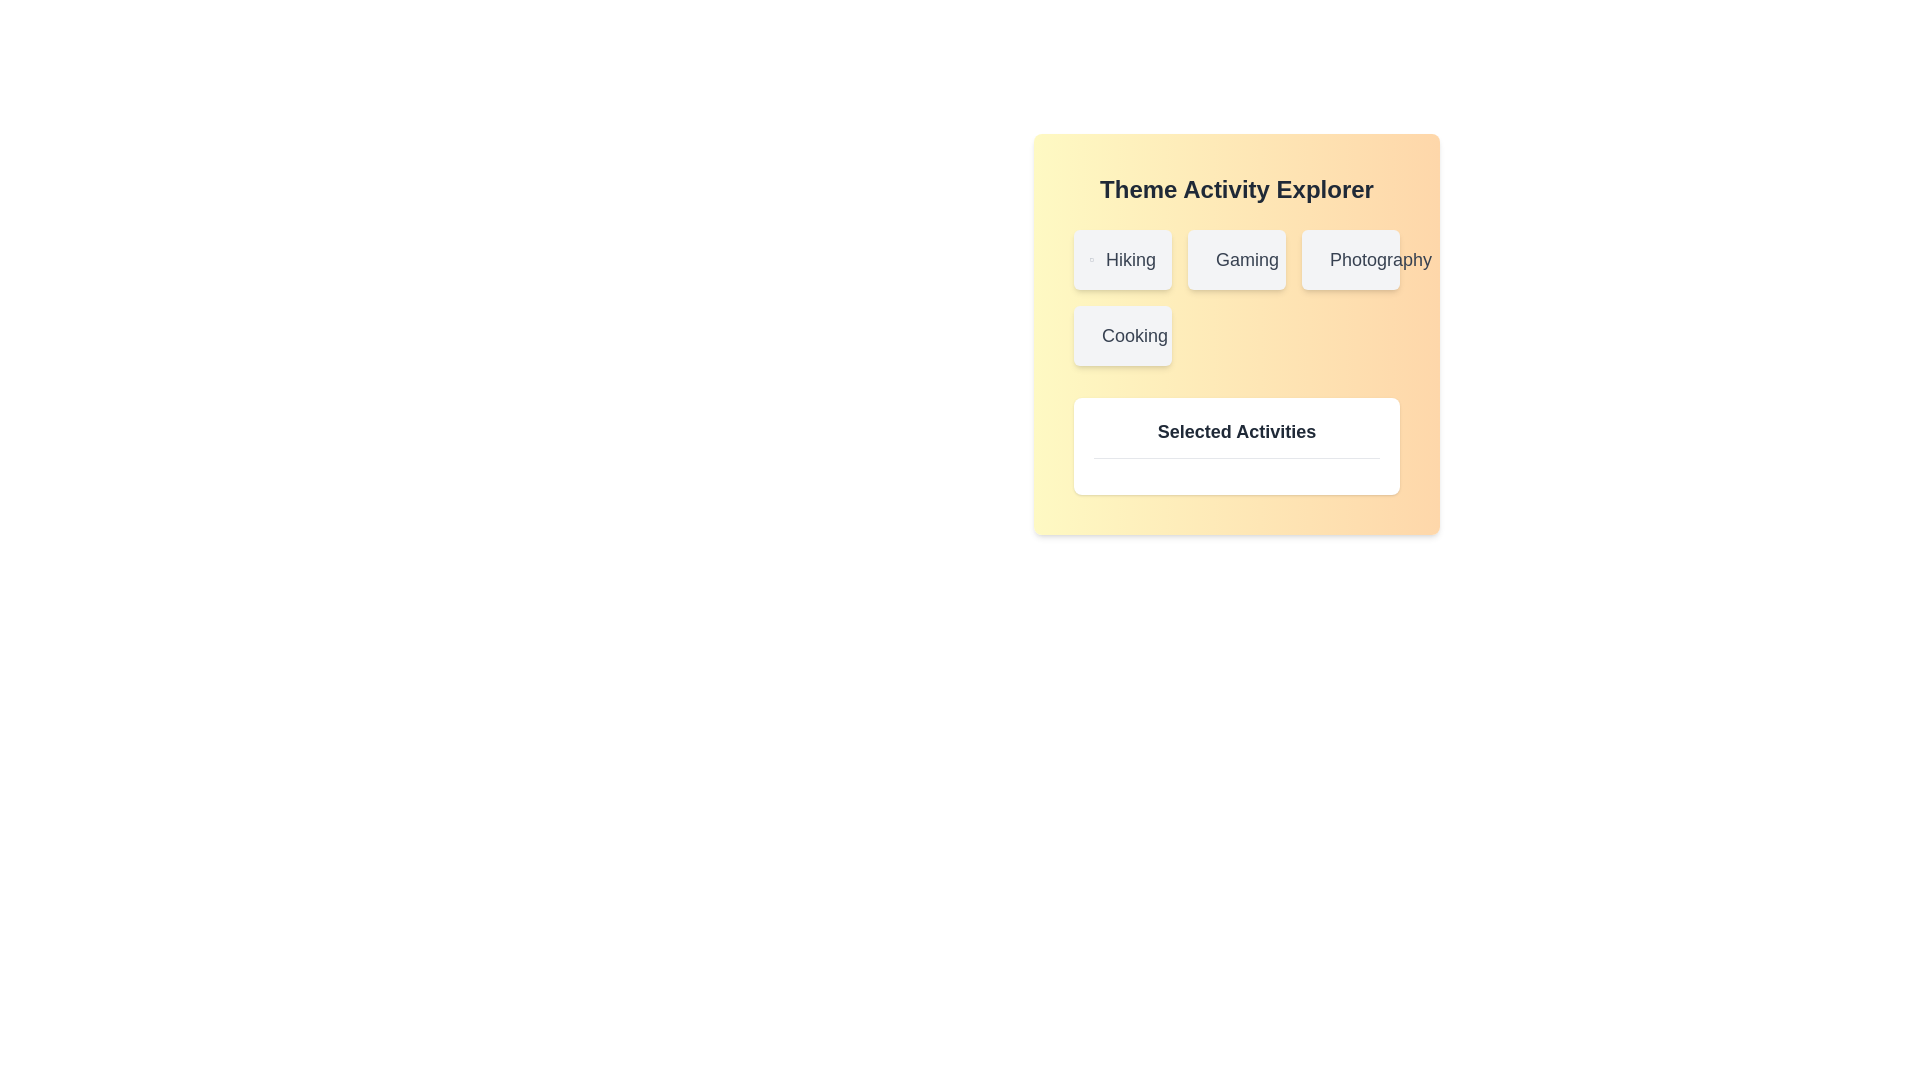  I want to click on the small square with rounded edges and a stroke outline that represents the icon for the 'Cooking' button in the 'Theme Activity Explorer' interface, so click(1101, 334).